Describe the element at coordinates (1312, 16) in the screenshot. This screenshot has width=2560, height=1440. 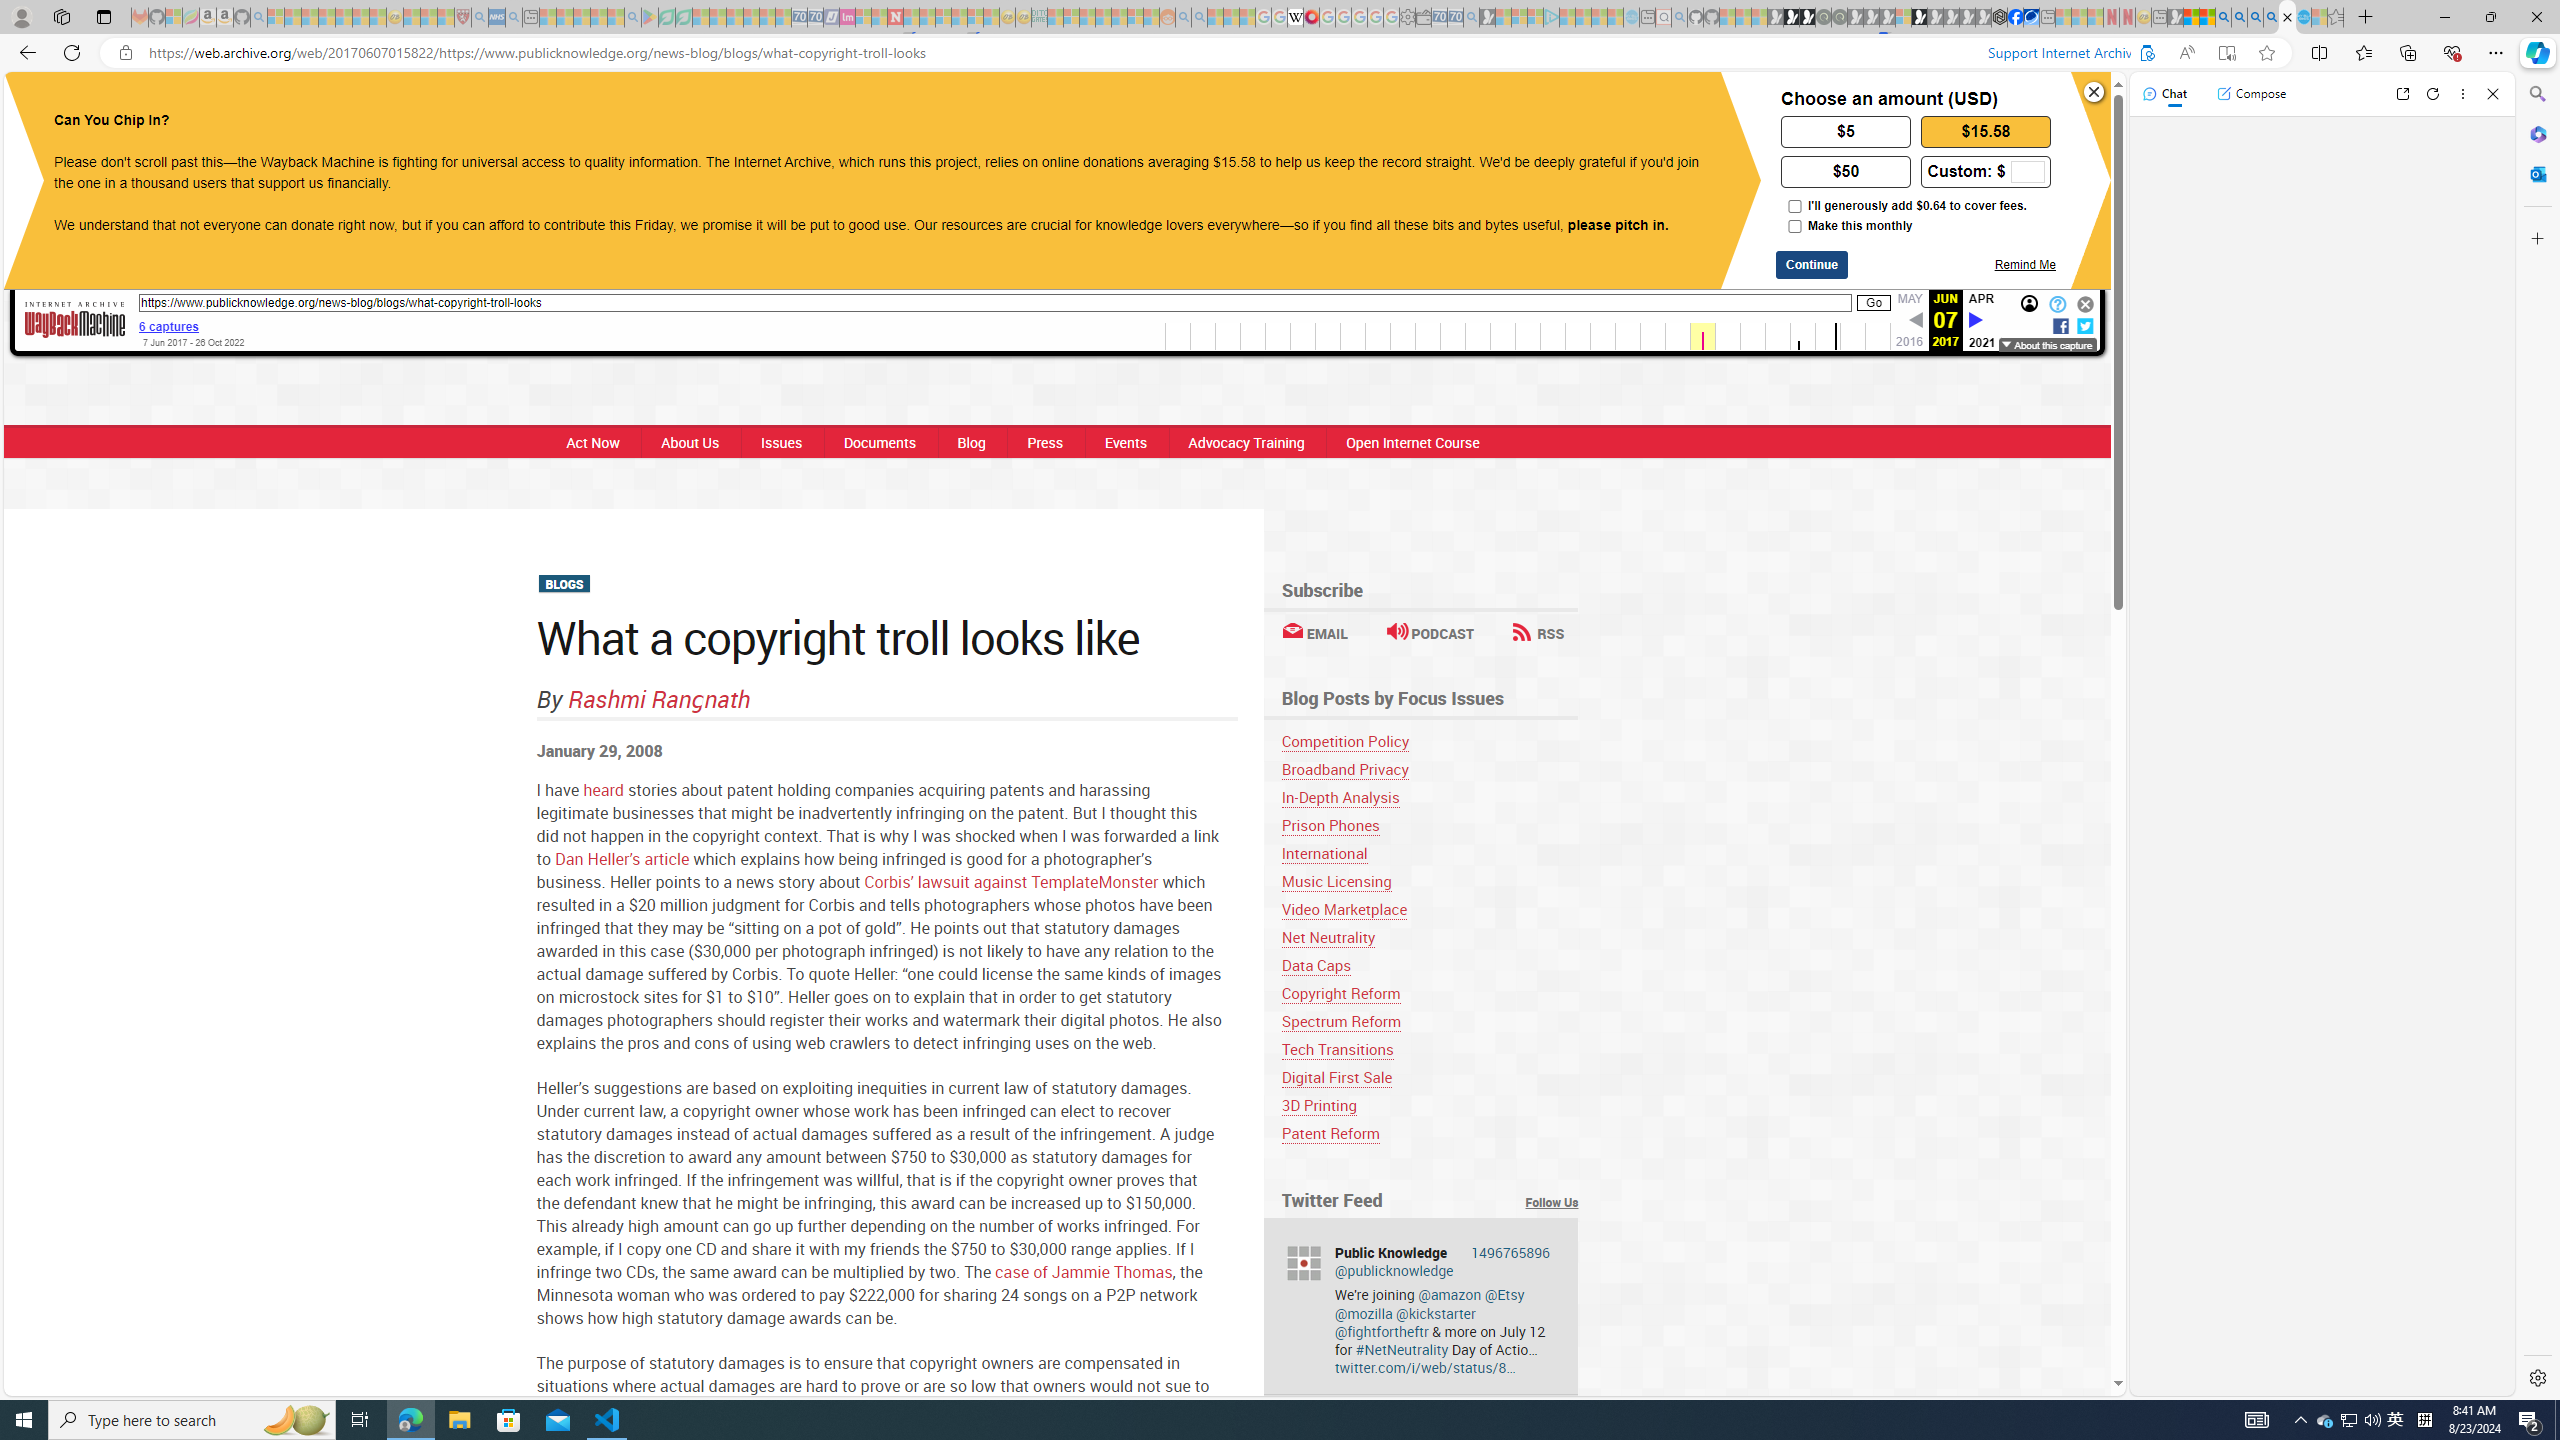
I see `'MediaWiki'` at that location.